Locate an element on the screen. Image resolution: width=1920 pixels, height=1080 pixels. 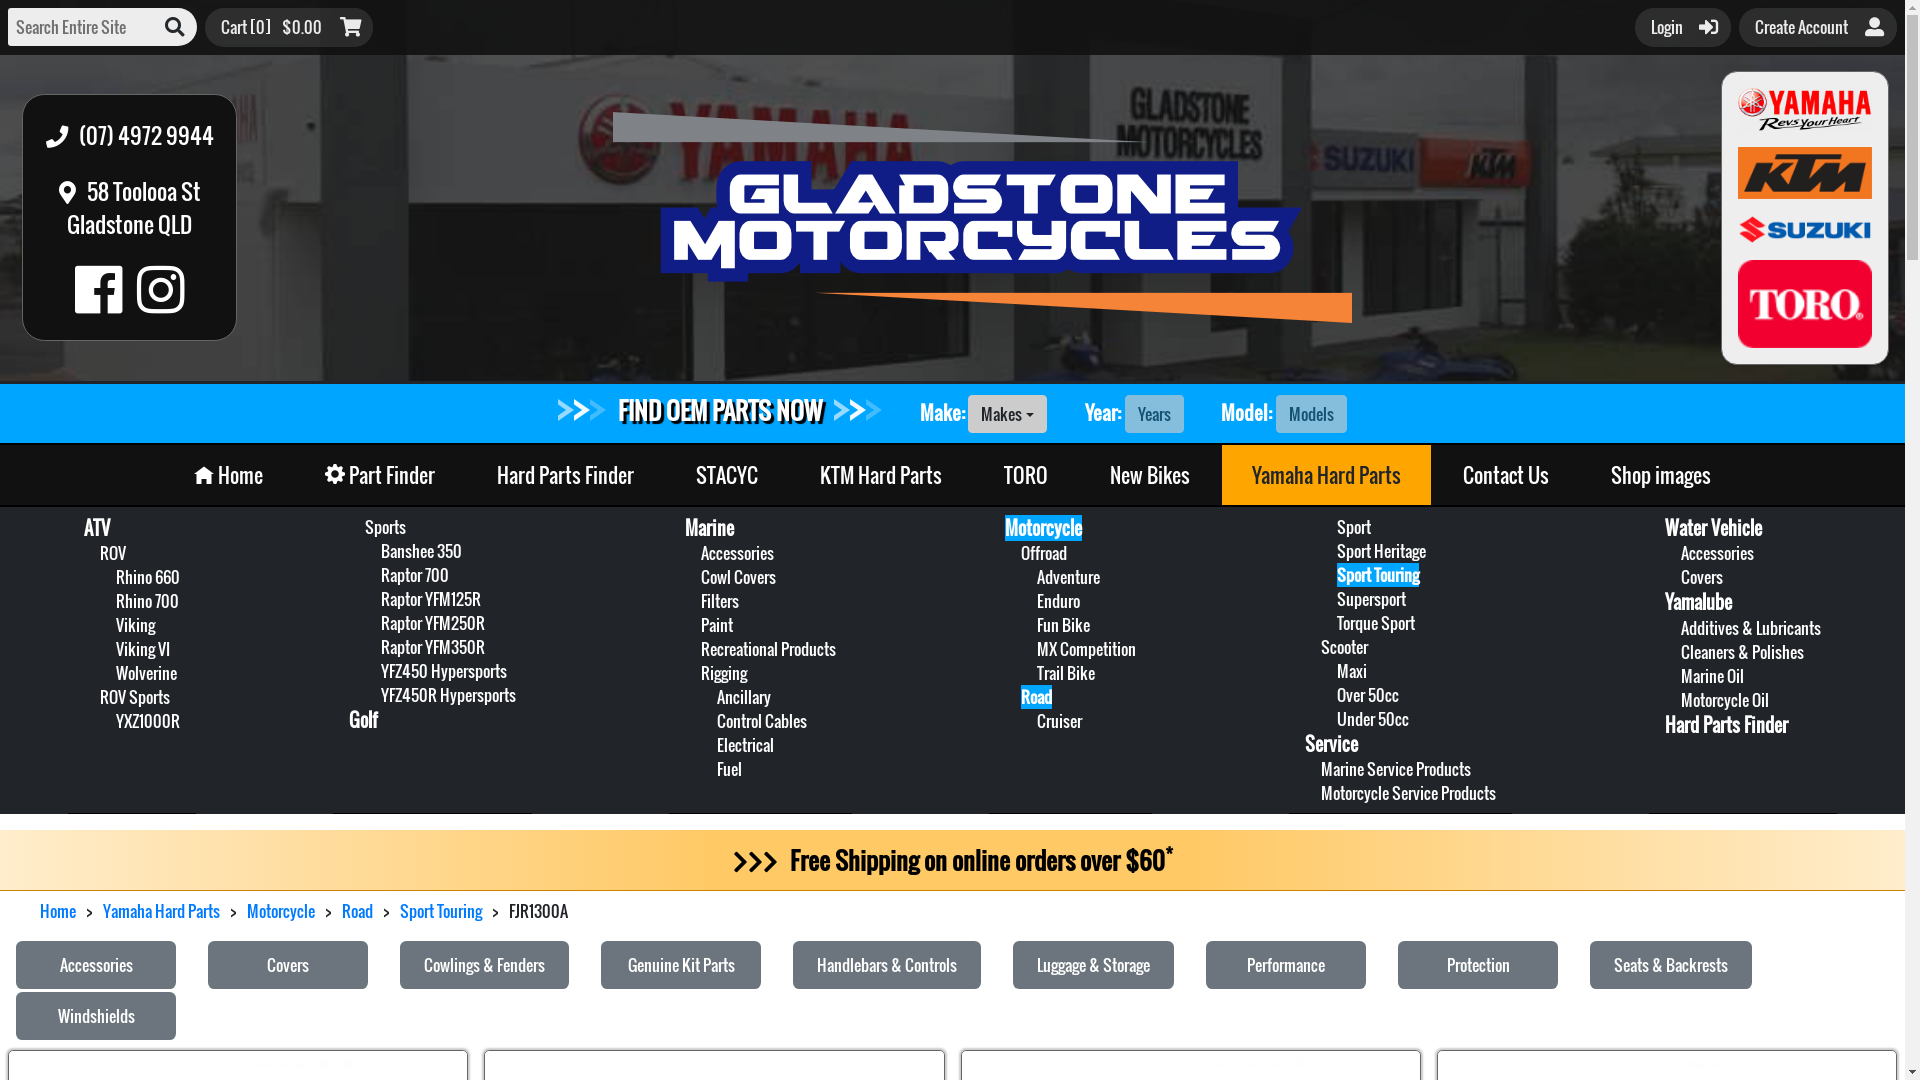
'Additives & Lubricants' is located at coordinates (1750, 627).